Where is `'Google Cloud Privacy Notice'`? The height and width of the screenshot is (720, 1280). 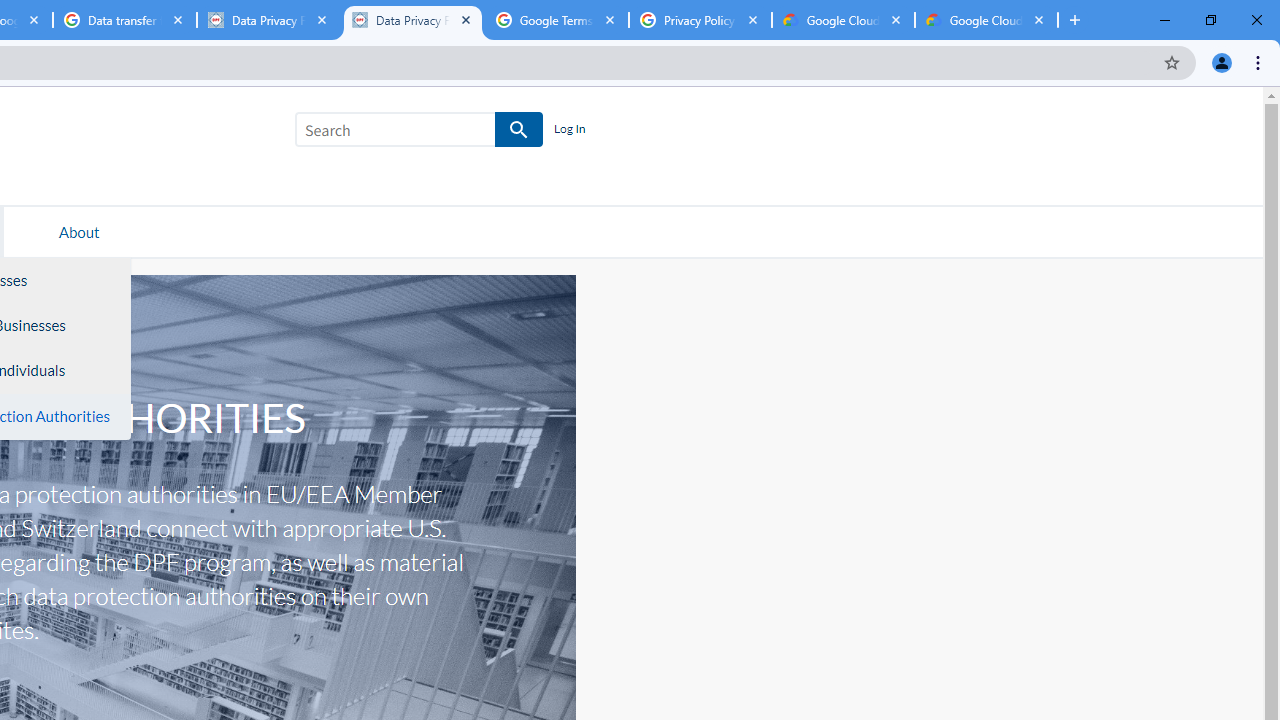
'Google Cloud Privacy Notice' is located at coordinates (843, 20).